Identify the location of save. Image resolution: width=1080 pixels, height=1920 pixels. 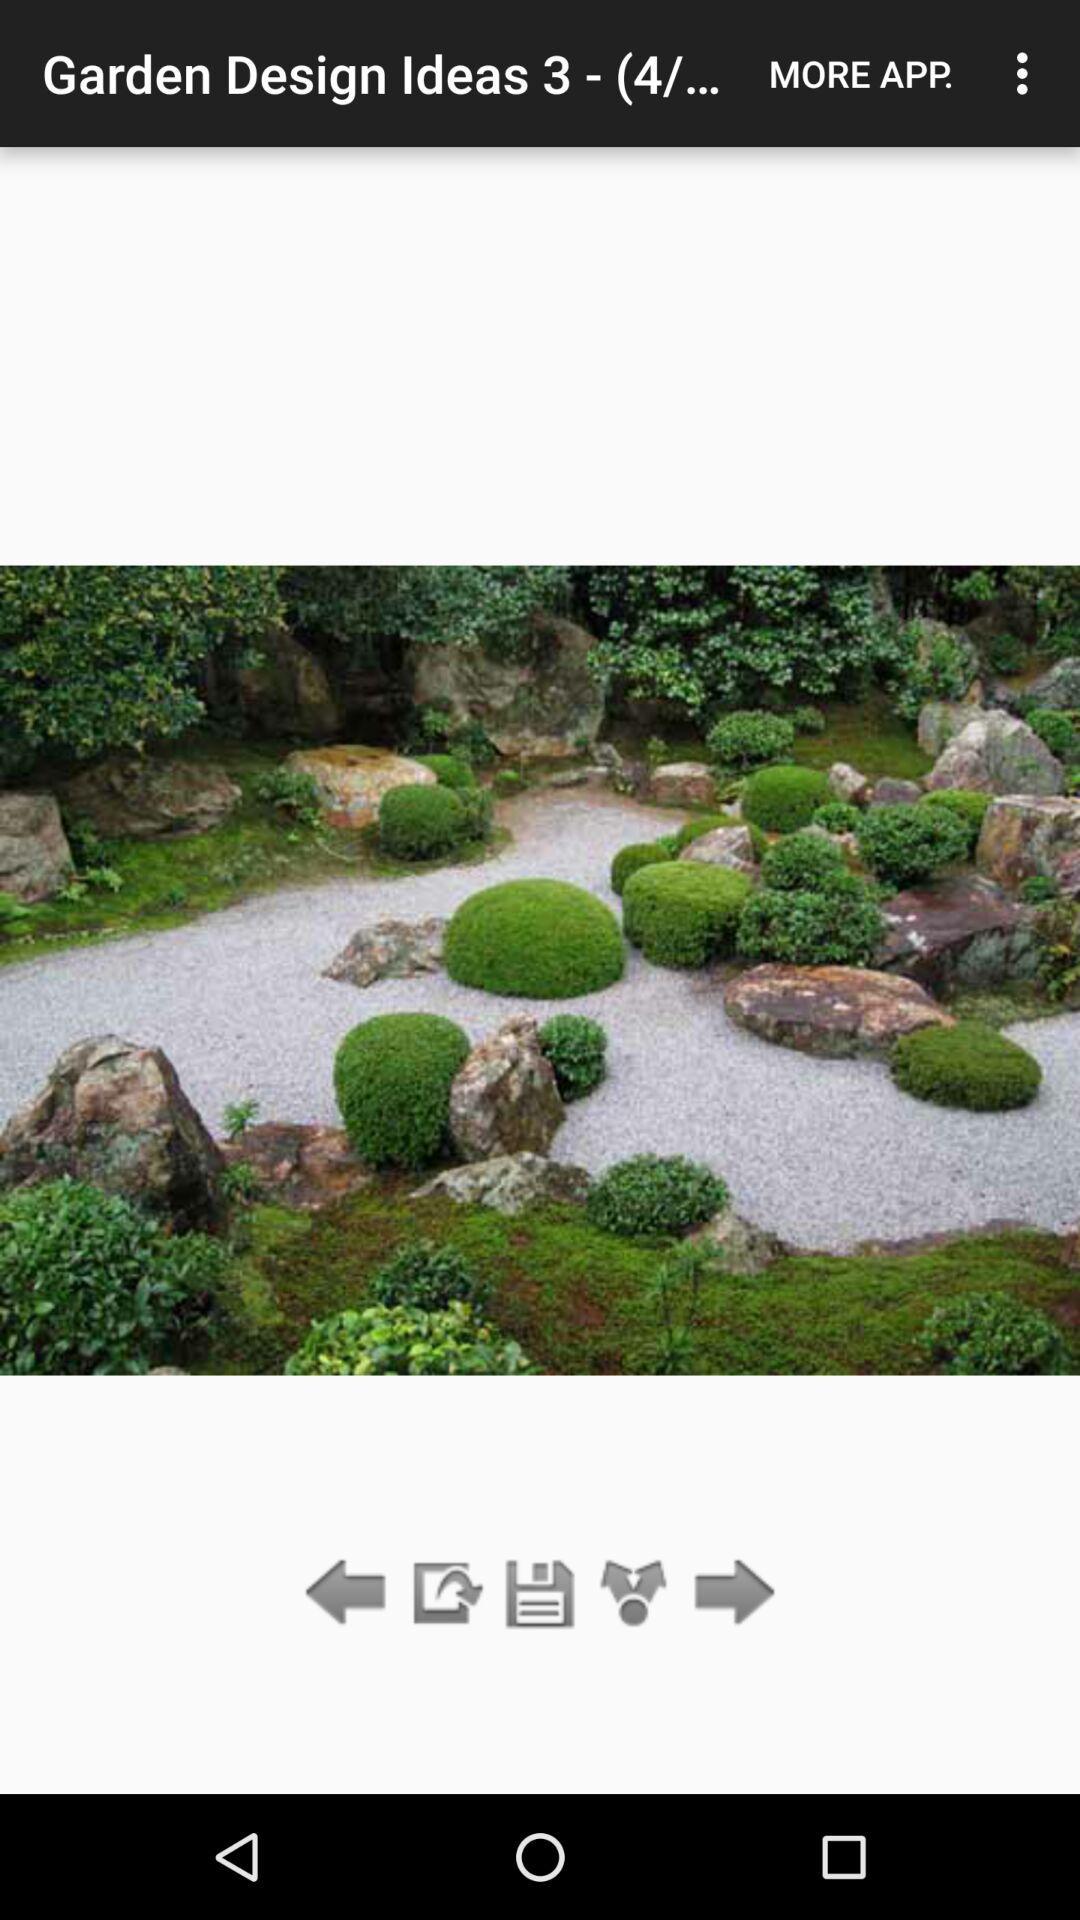
(540, 1593).